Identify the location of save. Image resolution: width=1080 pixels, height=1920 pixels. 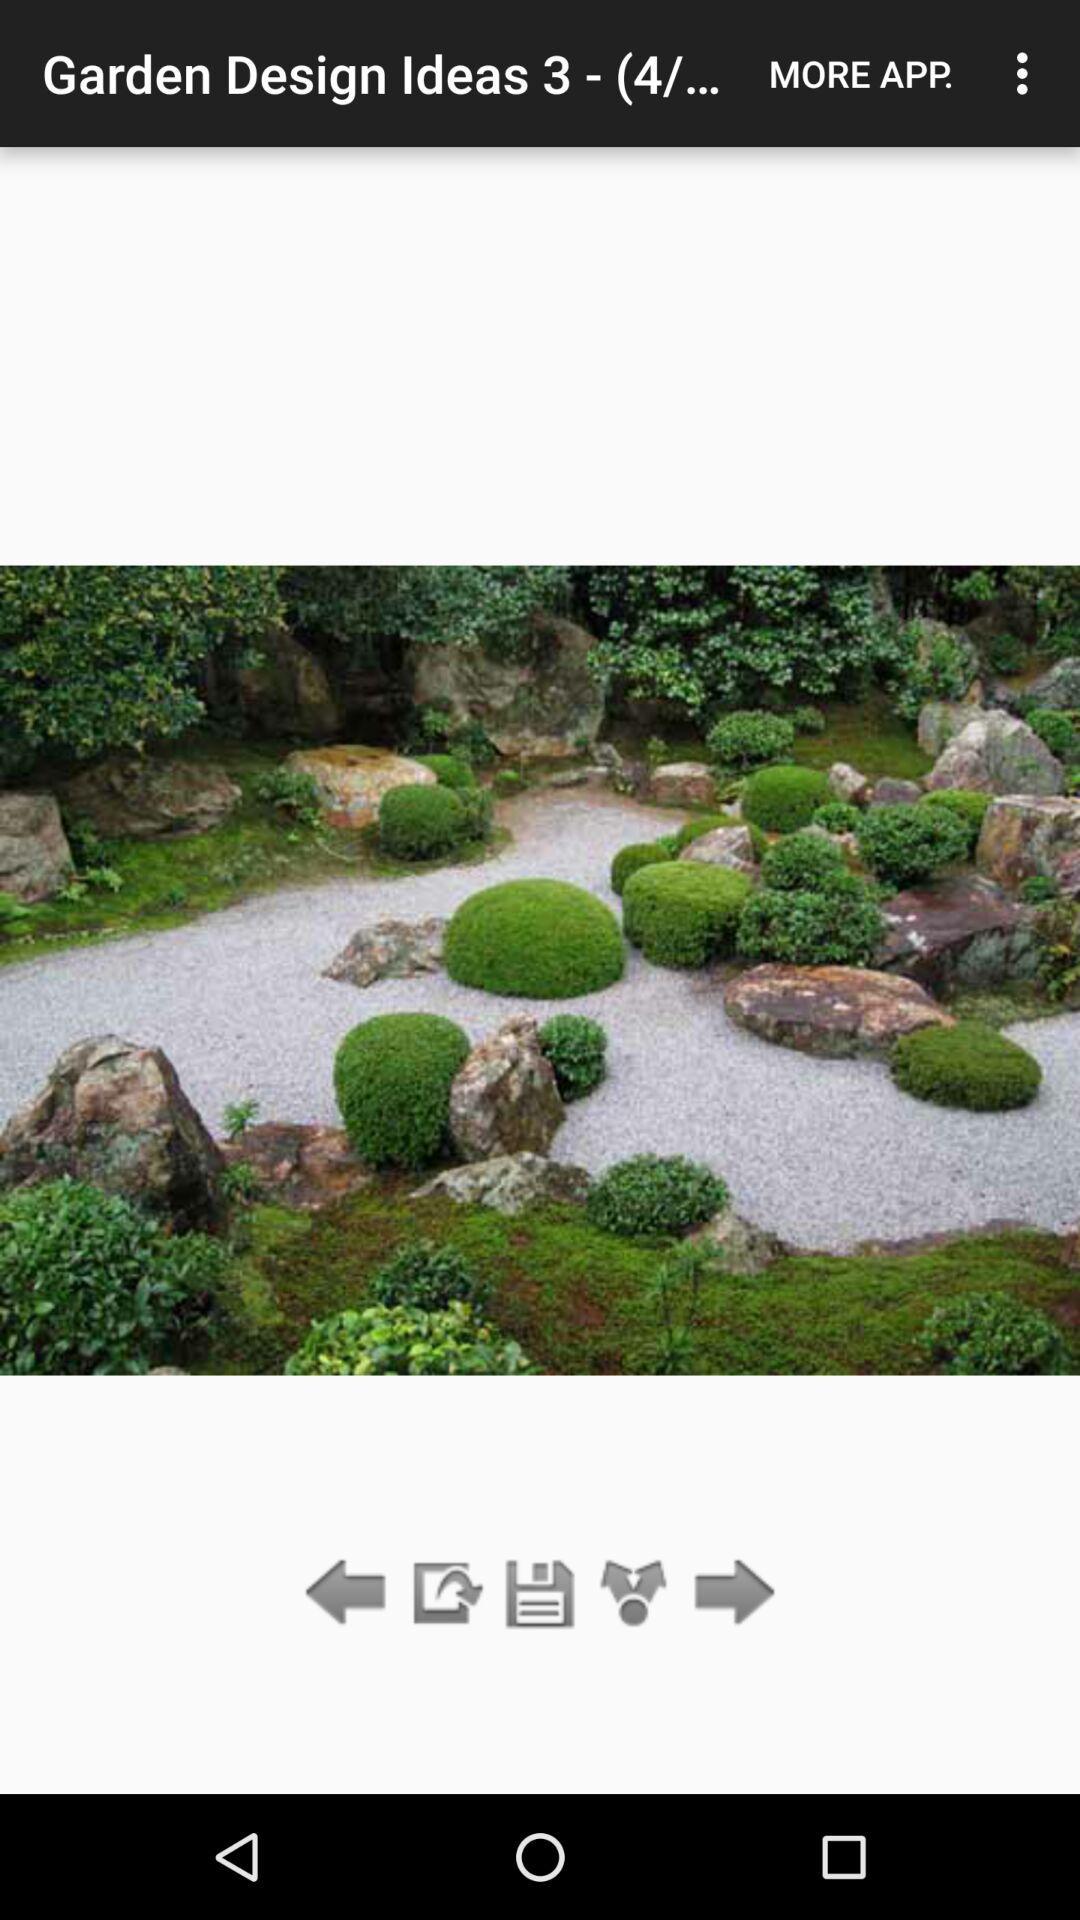
(540, 1593).